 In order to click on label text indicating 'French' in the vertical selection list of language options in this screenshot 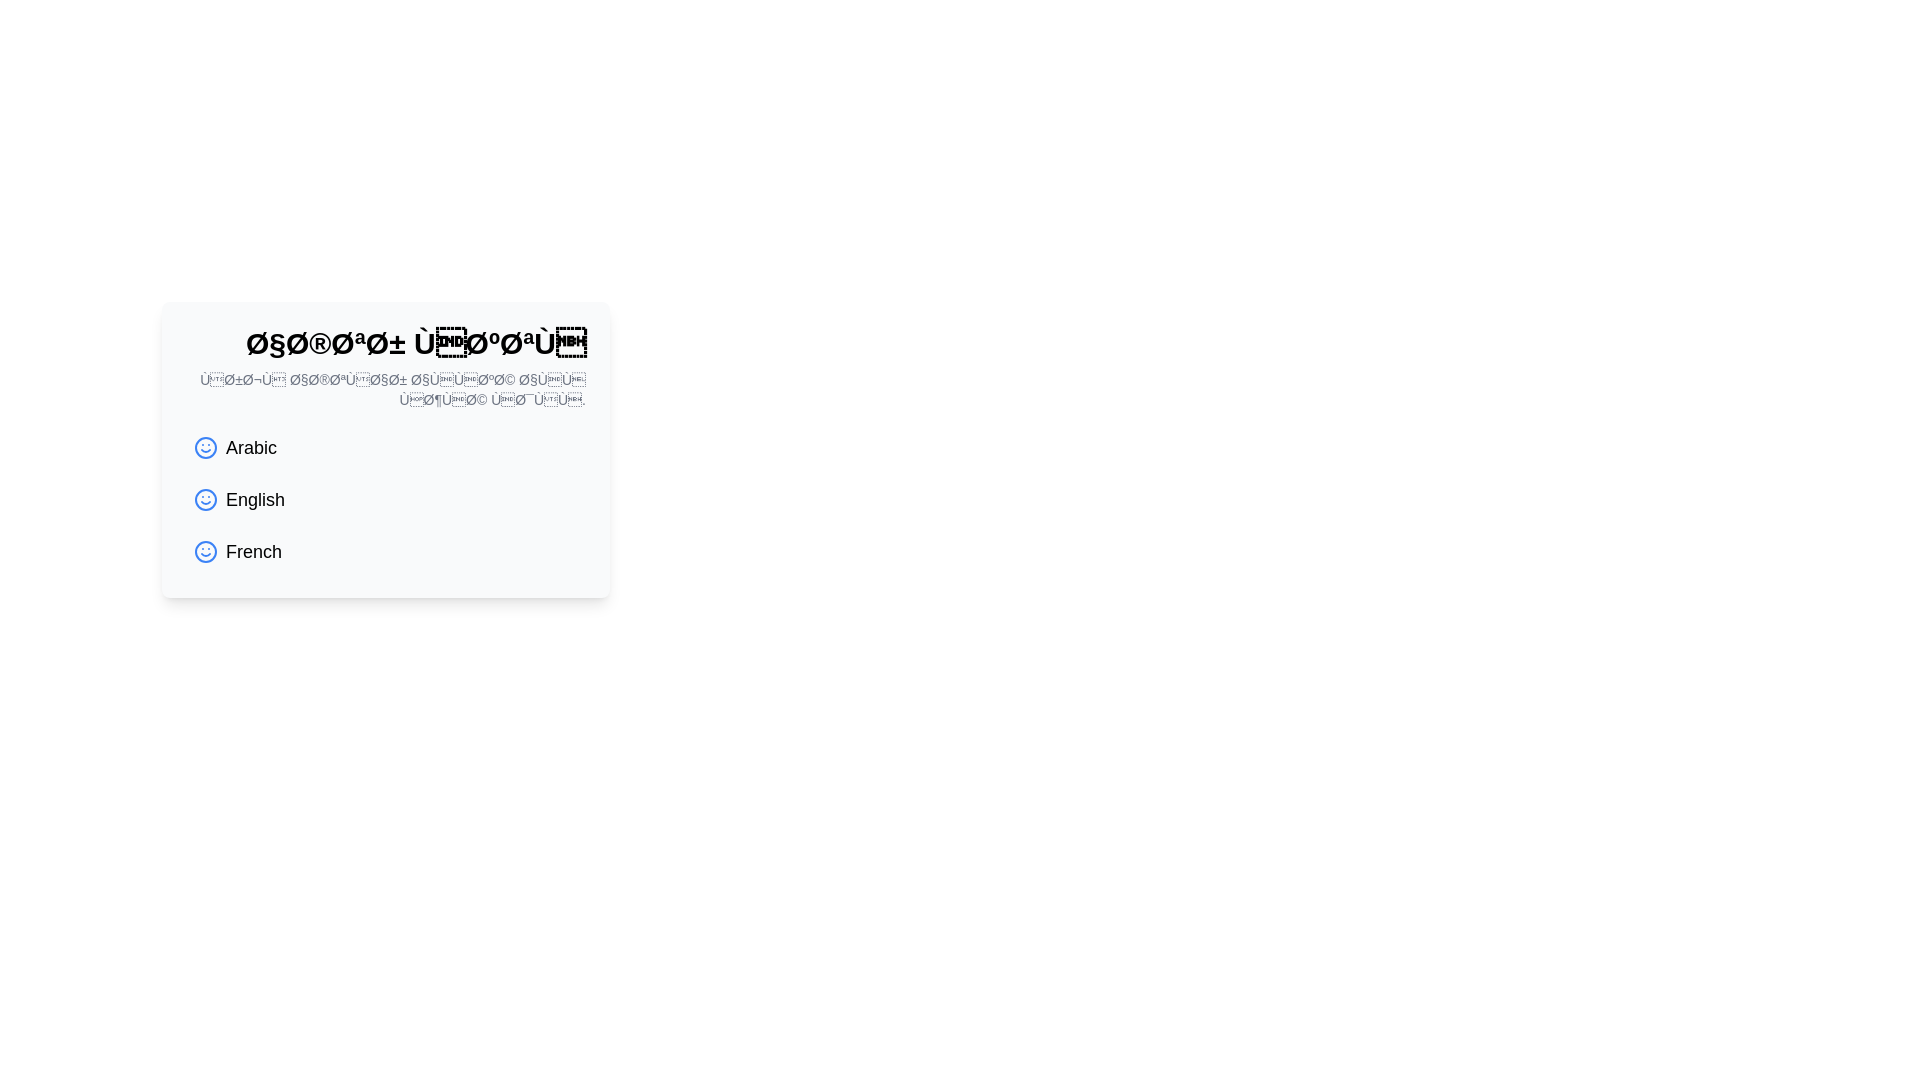, I will do `click(253, 551)`.